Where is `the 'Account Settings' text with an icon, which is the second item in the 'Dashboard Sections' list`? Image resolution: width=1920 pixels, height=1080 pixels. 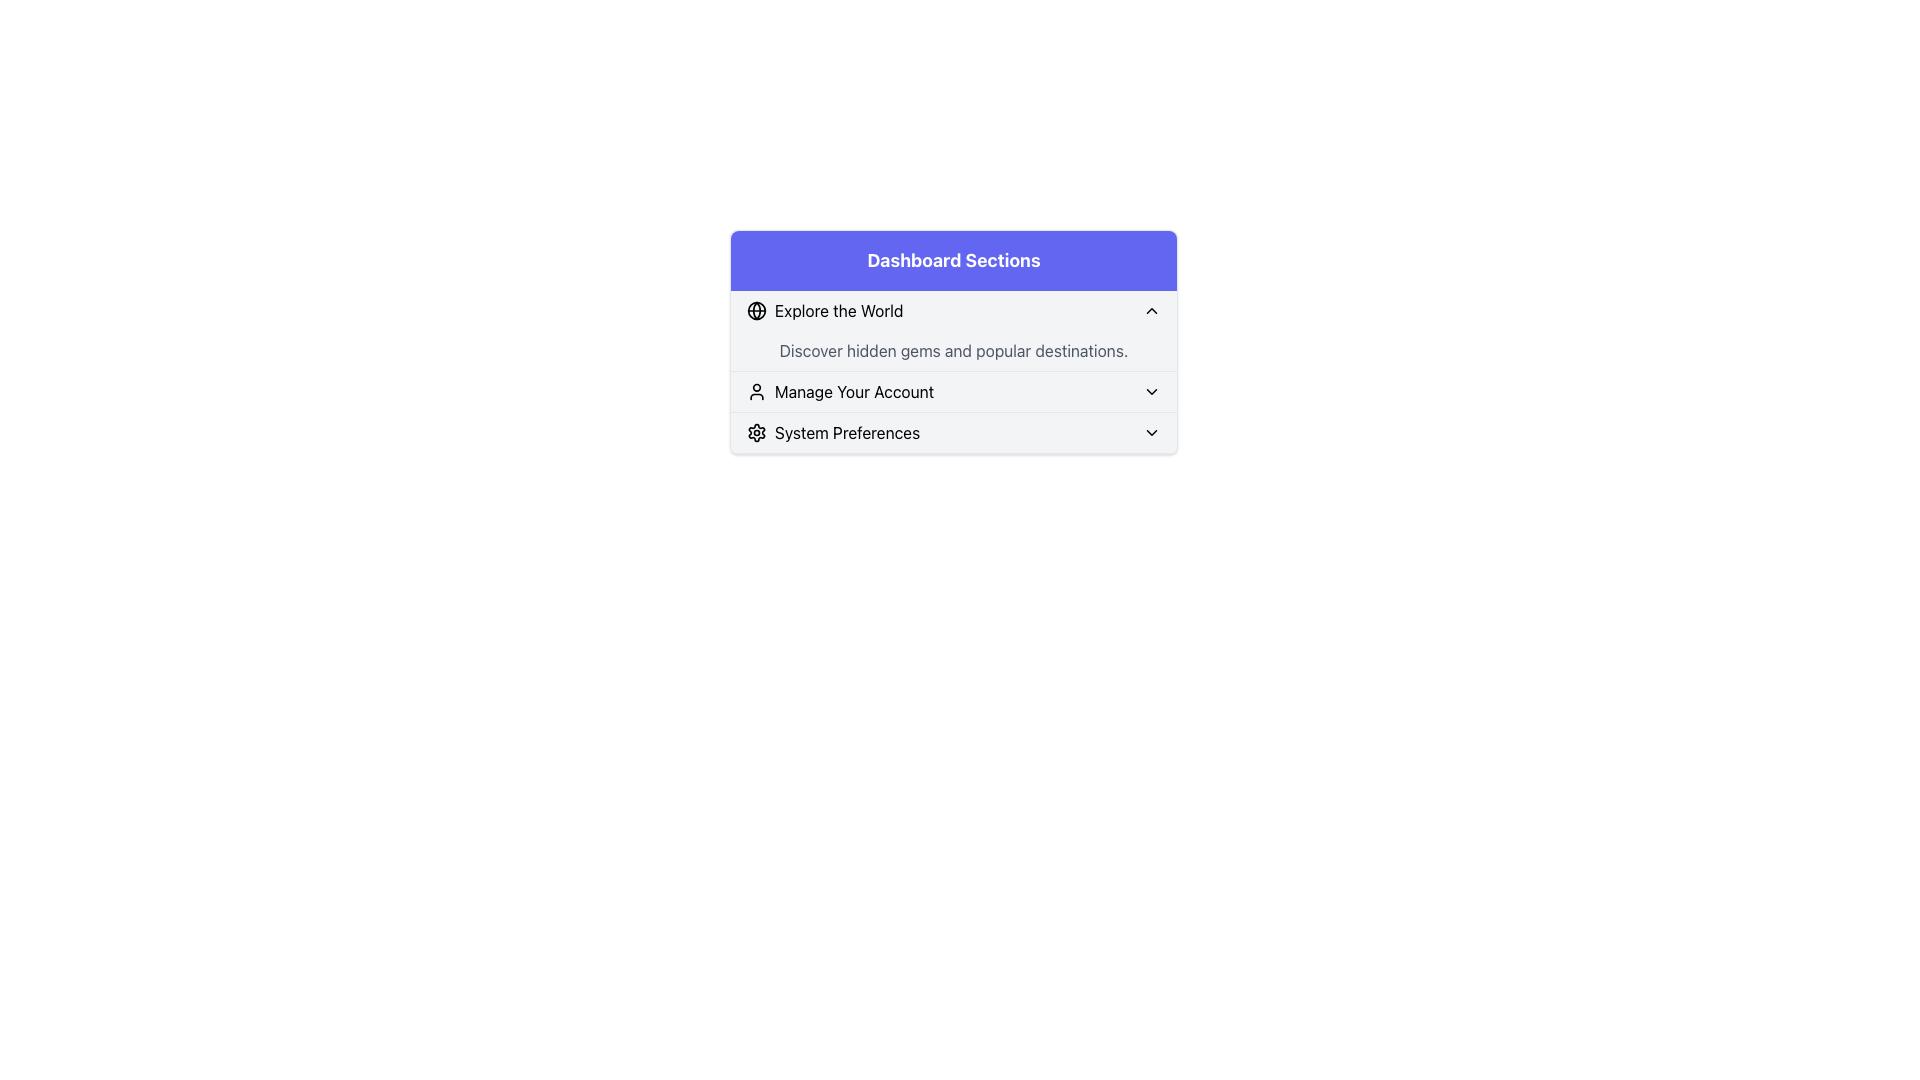
the 'Account Settings' text with an icon, which is the second item in the 'Dashboard Sections' list is located at coordinates (840, 392).